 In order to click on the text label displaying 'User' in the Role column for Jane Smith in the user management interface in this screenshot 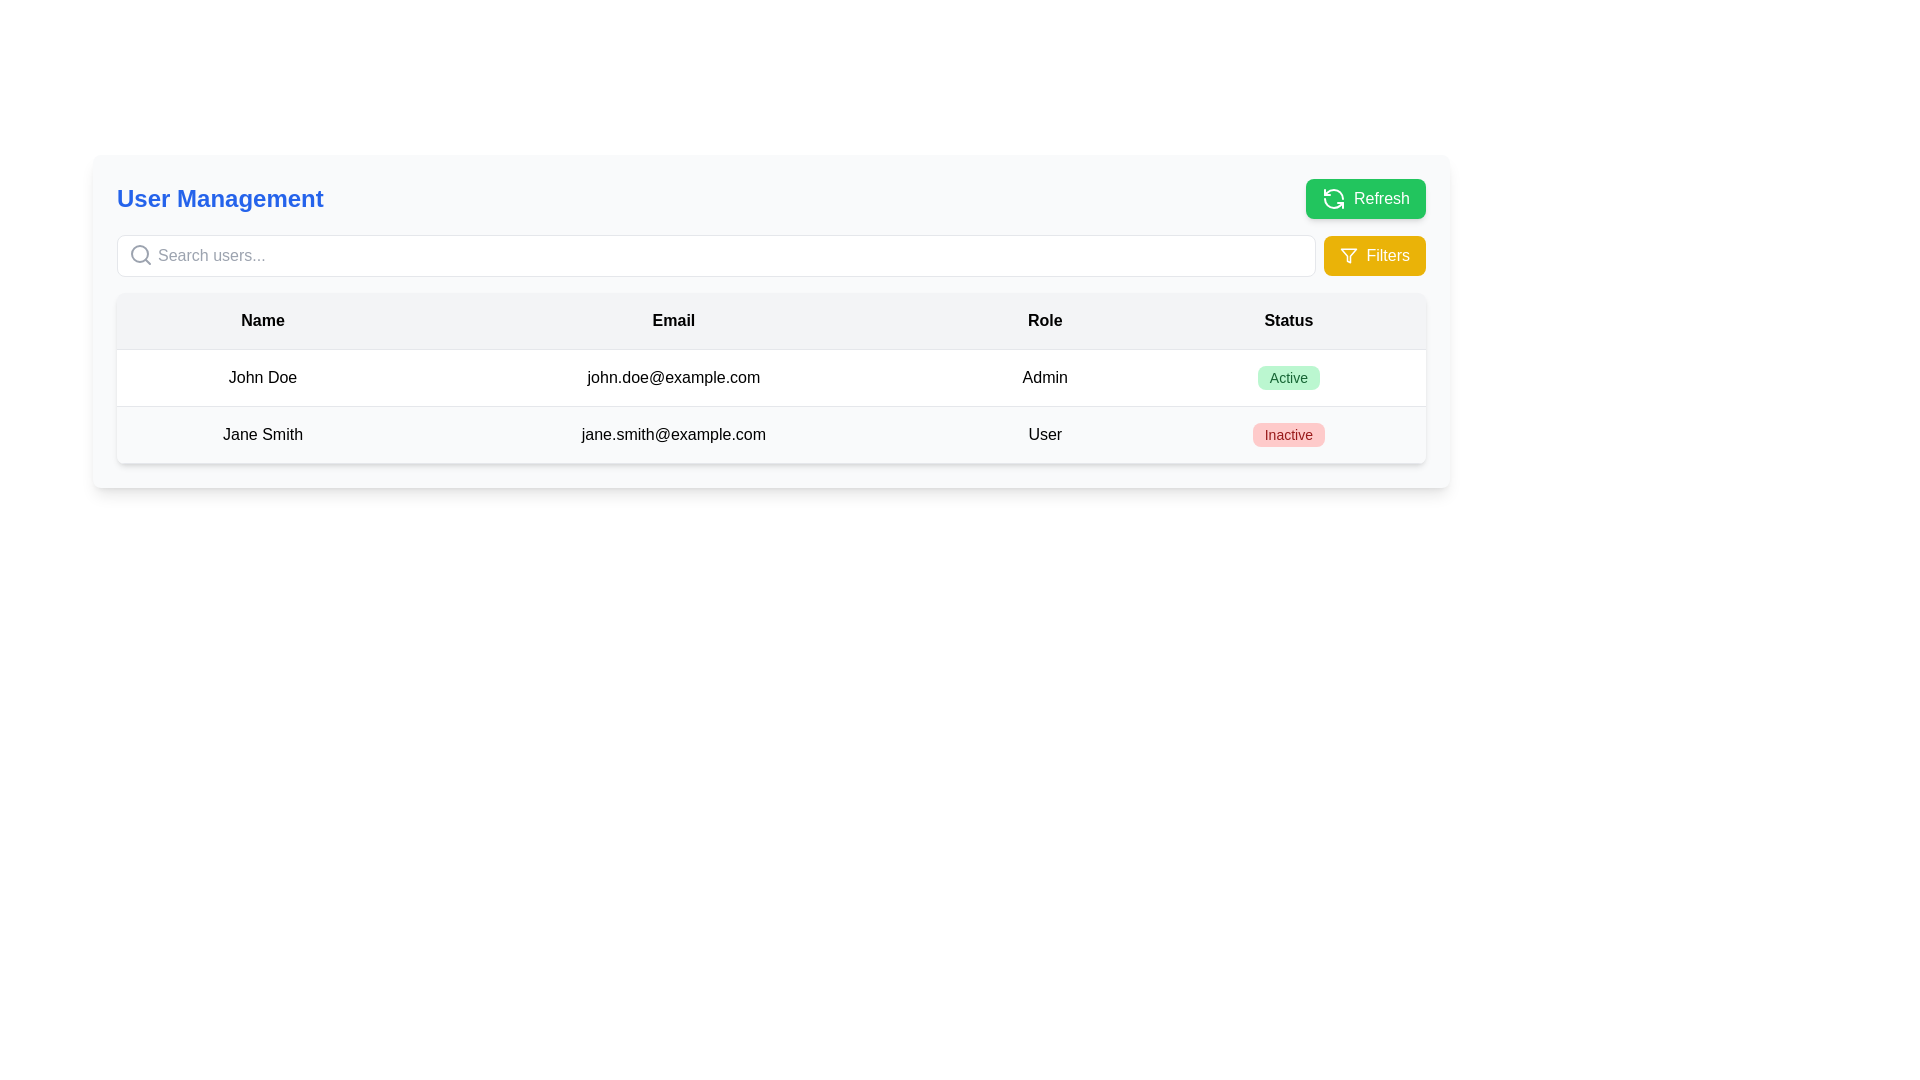, I will do `click(1044, 434)`.